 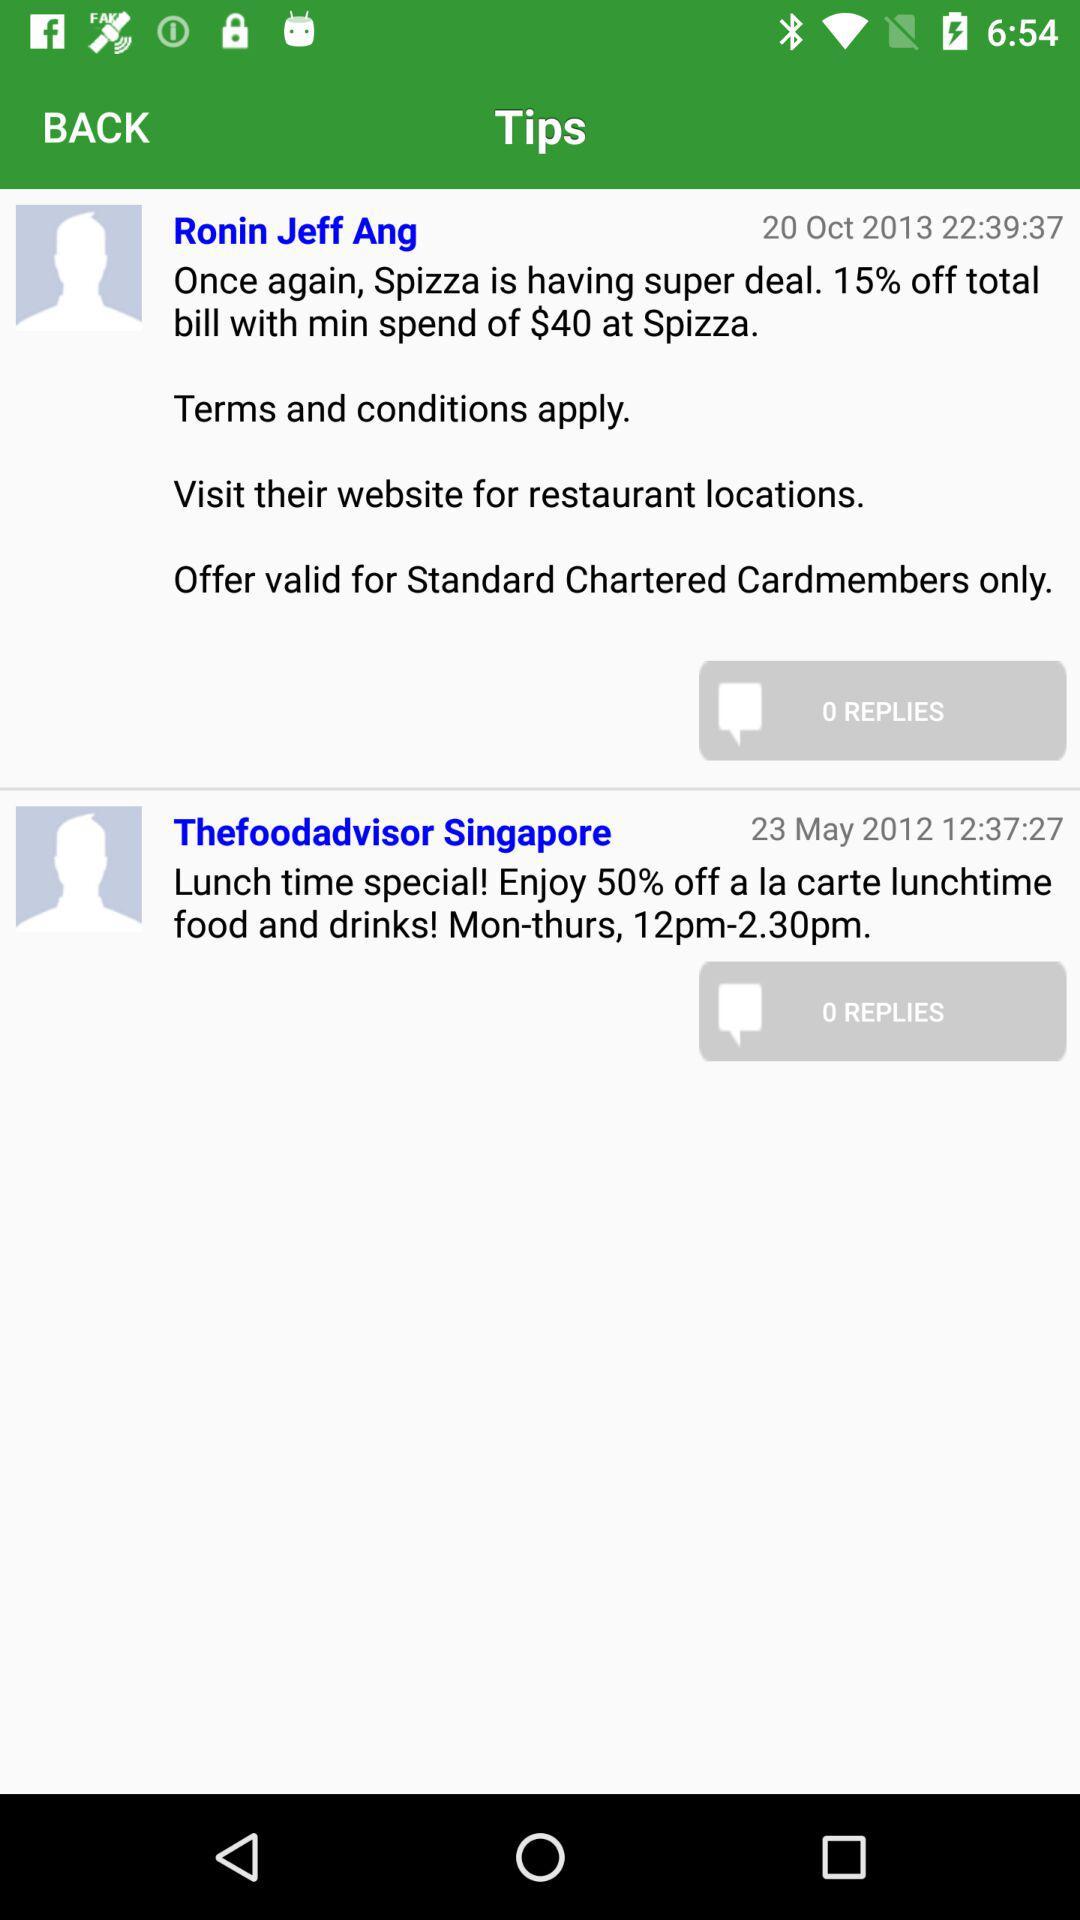 What do you see at coordinates (95, 124) in the screenshot?
I see `back icon` at bounding box center [95, 124].